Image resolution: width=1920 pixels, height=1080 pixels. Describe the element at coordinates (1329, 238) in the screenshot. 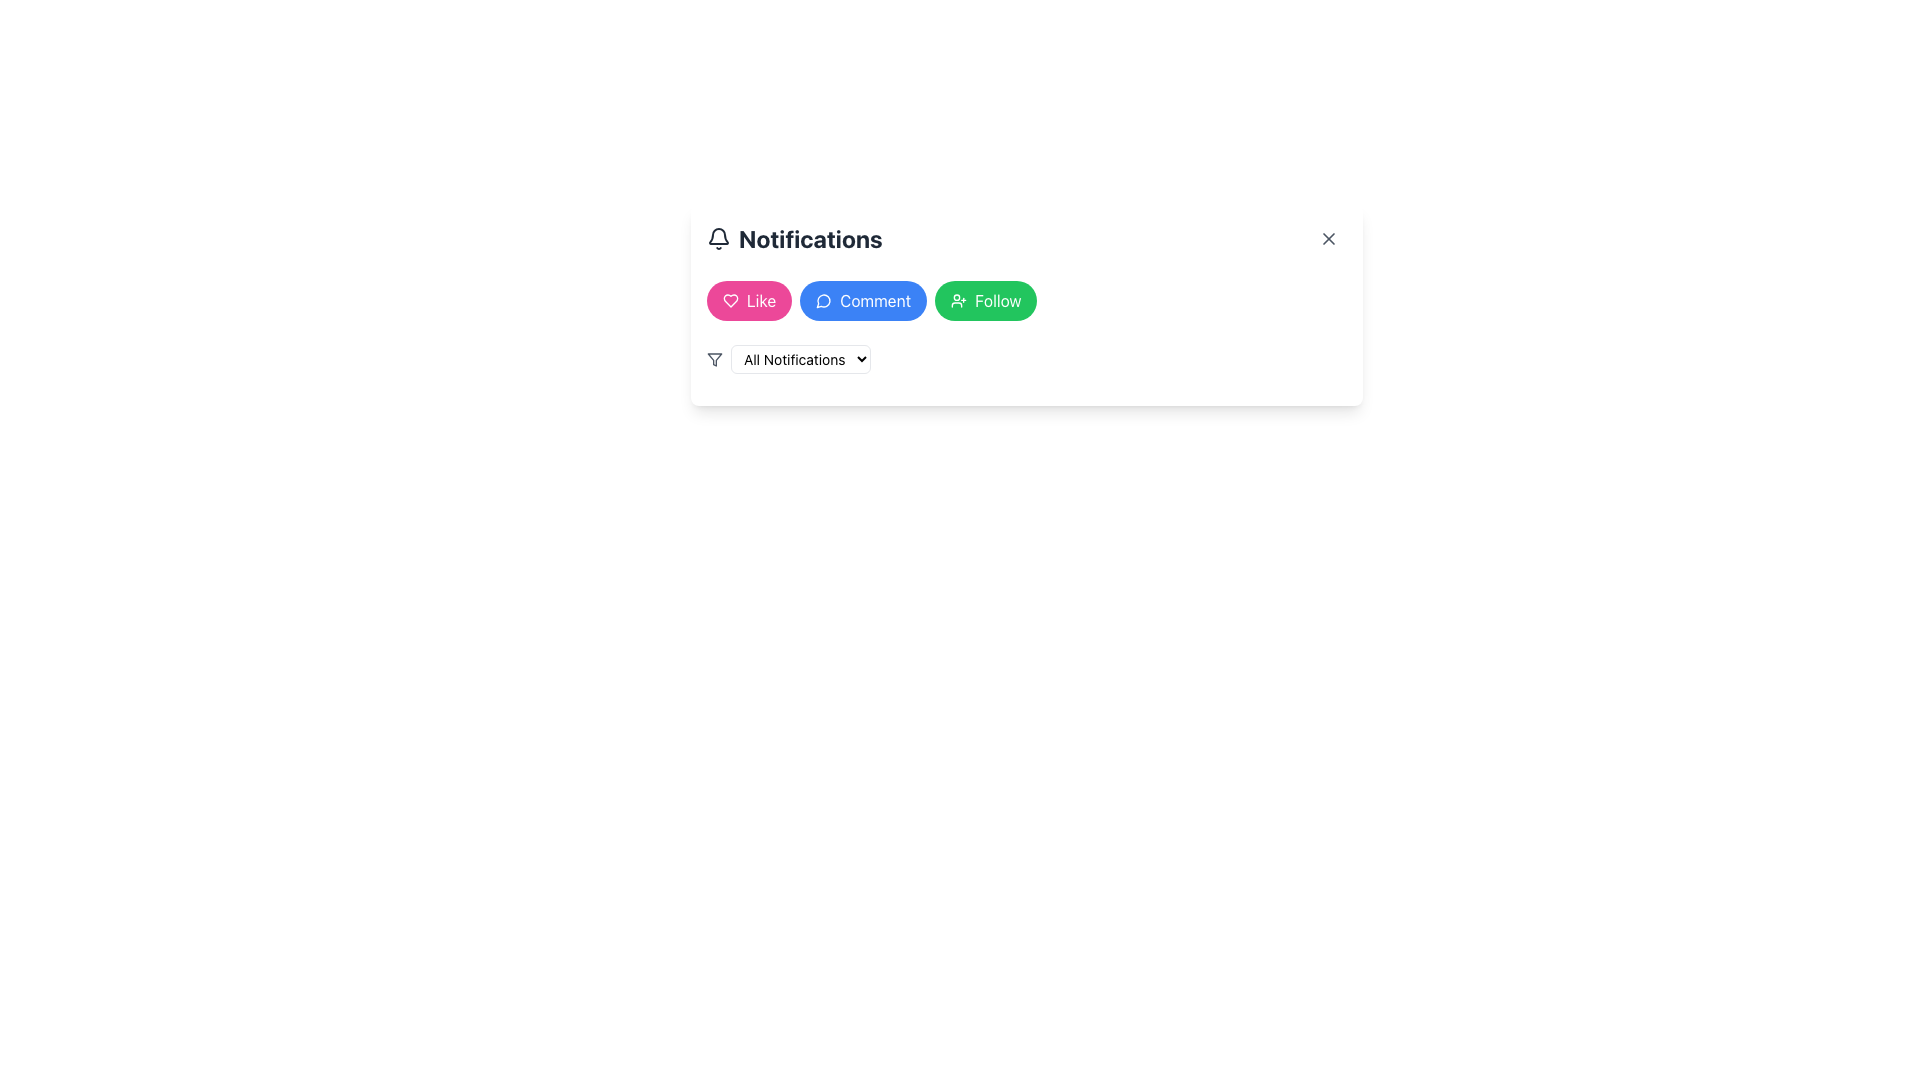

I see `the close icon located in the top-right corner of the white notification card` at that location.